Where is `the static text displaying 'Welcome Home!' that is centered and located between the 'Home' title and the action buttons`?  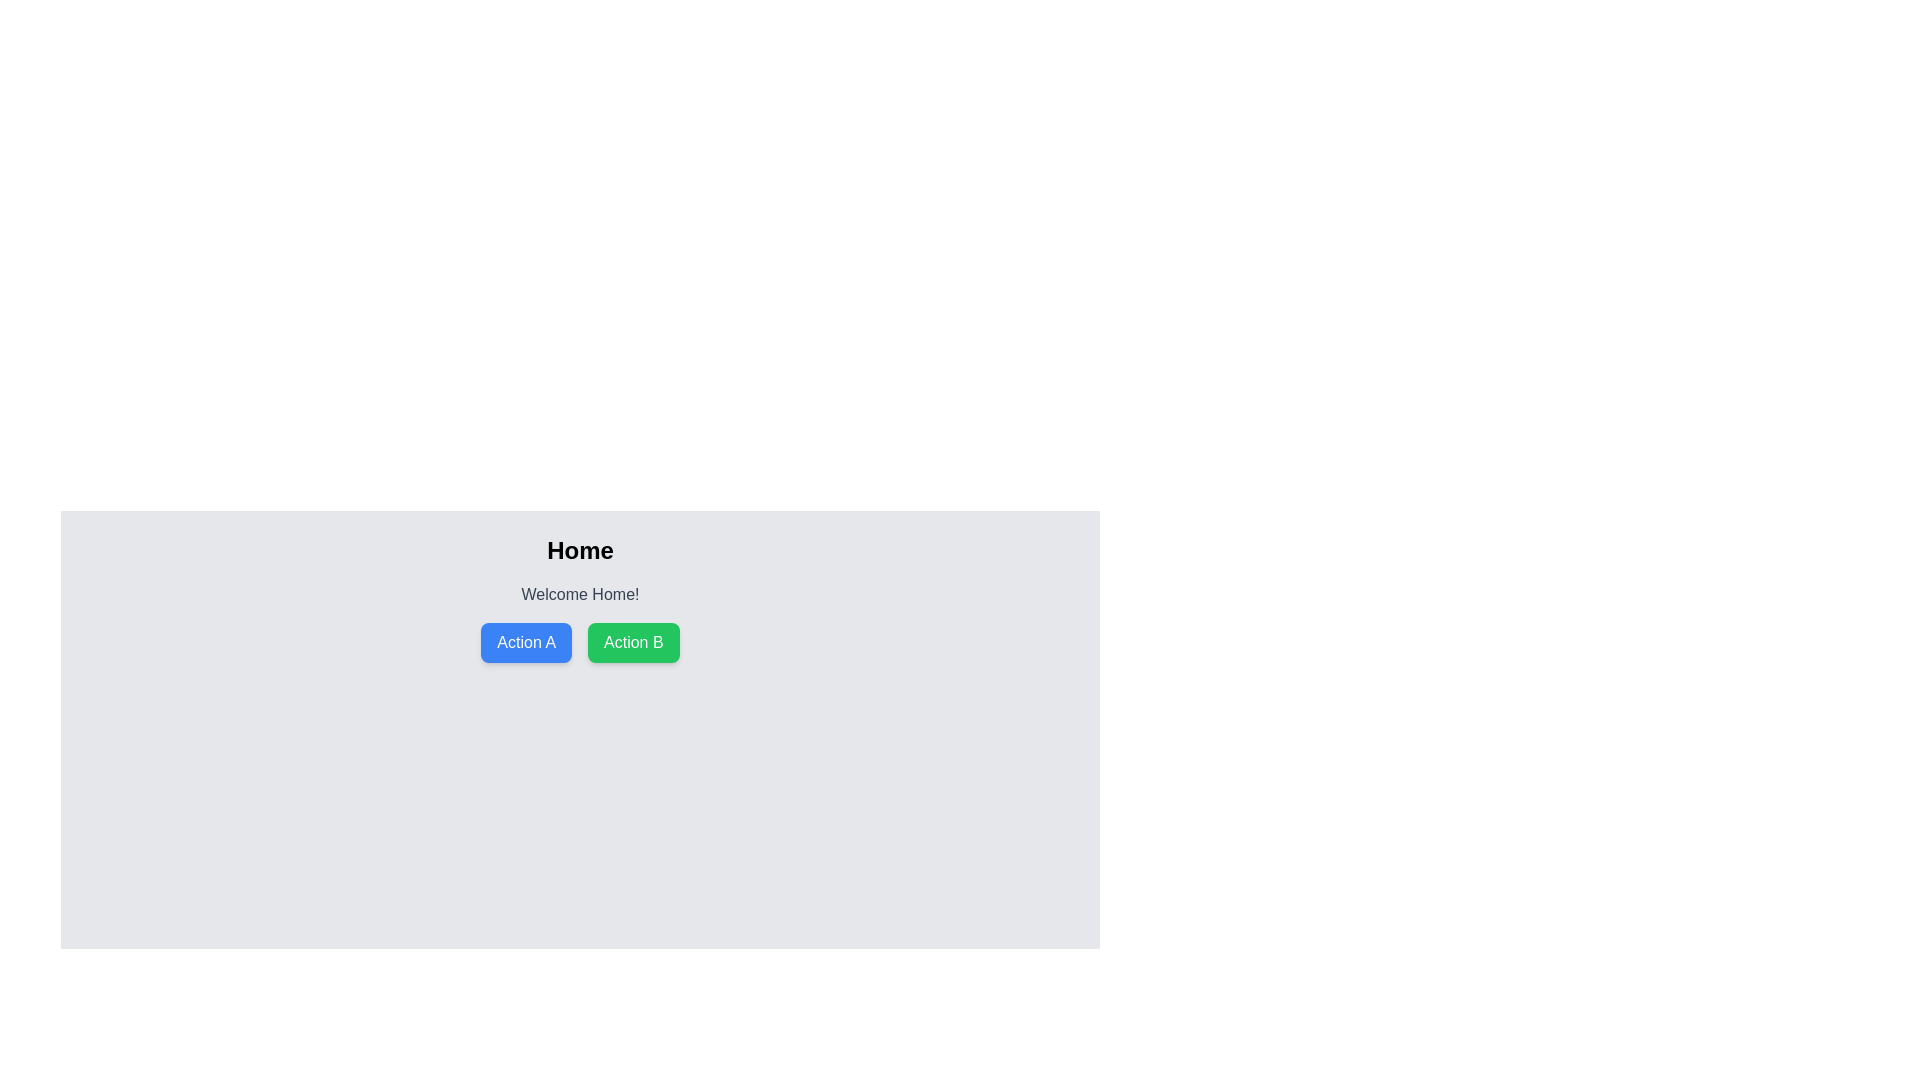 the static text displaying 'Welcome Home!' that is centered and located between the 'Home' title and the action buttons is located at coordinates (579, 593).